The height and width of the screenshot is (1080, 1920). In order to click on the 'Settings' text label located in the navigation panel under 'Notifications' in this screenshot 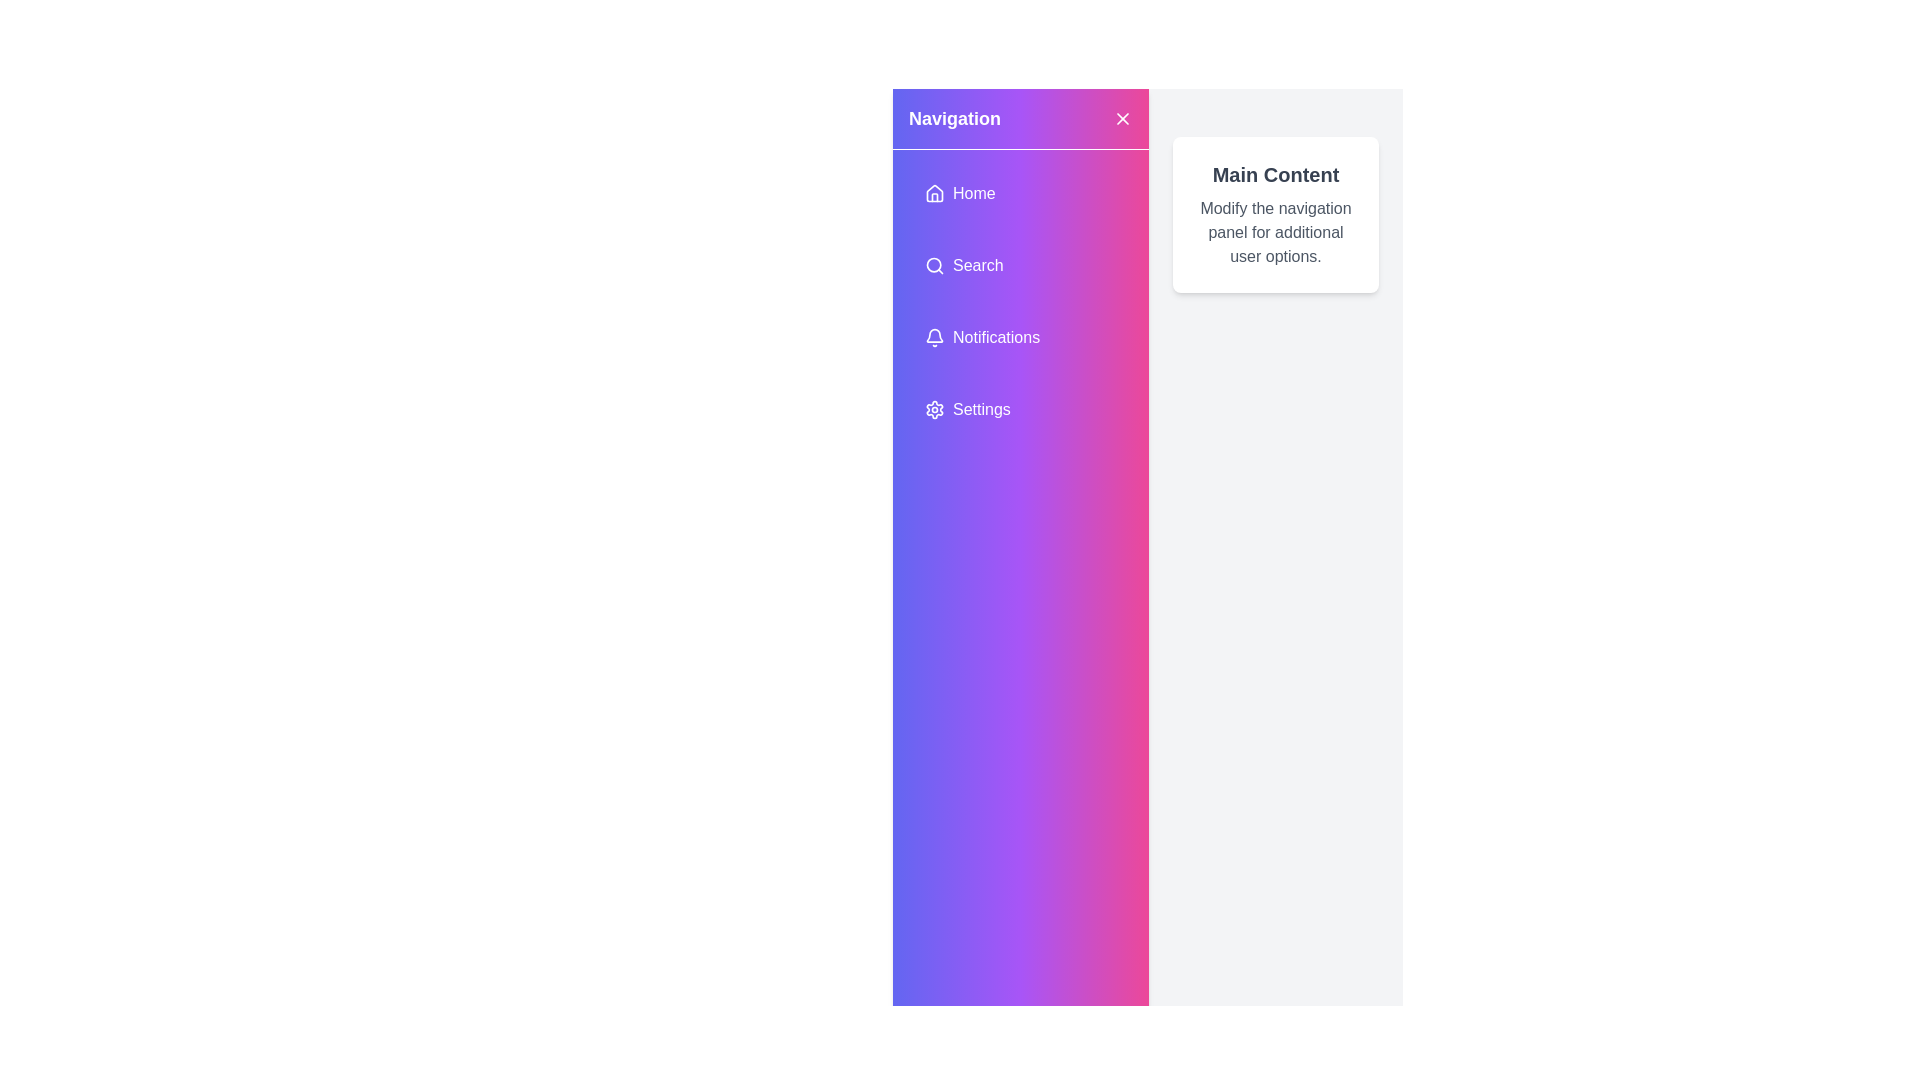, I will do `click(981, 408)`.